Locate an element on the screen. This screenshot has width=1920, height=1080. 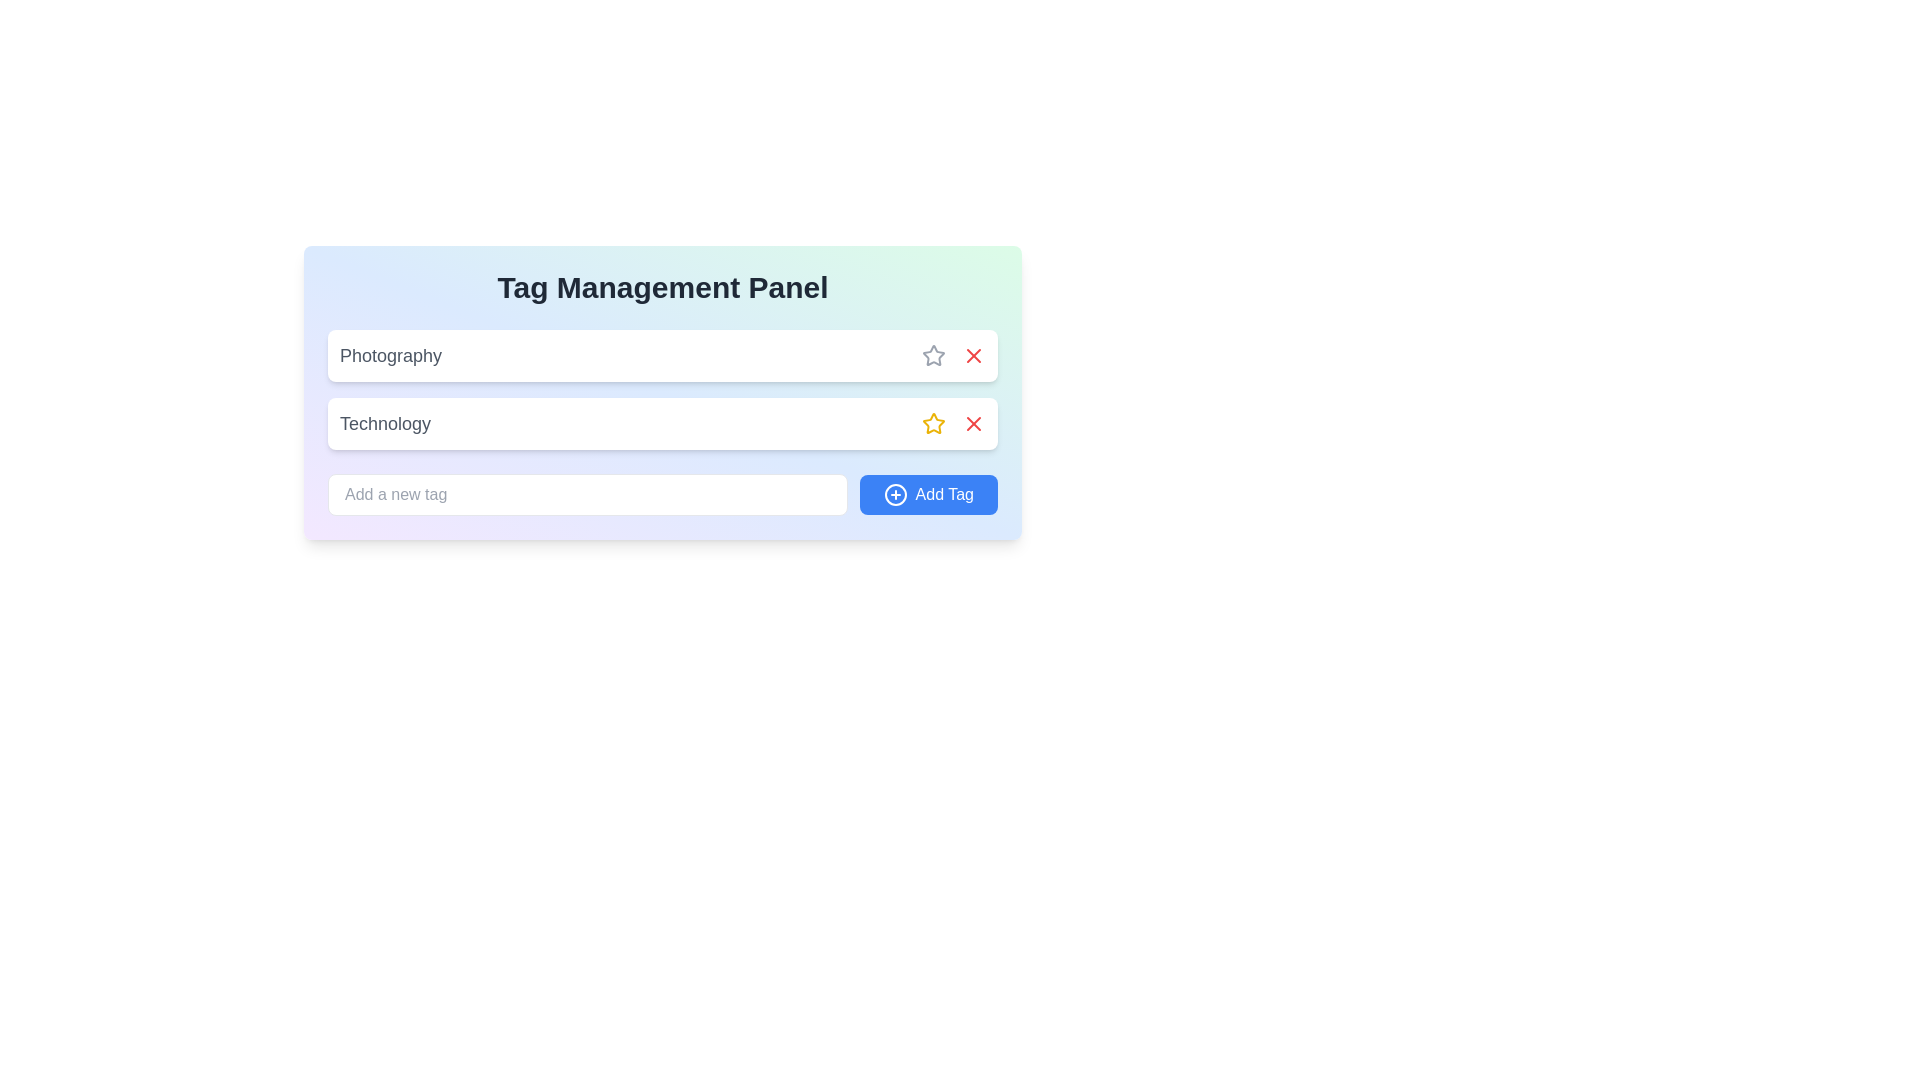
the red 'X' icon button located in the top-right corner of the list item labeled 'Photography' is located at coordinates (953, 354).